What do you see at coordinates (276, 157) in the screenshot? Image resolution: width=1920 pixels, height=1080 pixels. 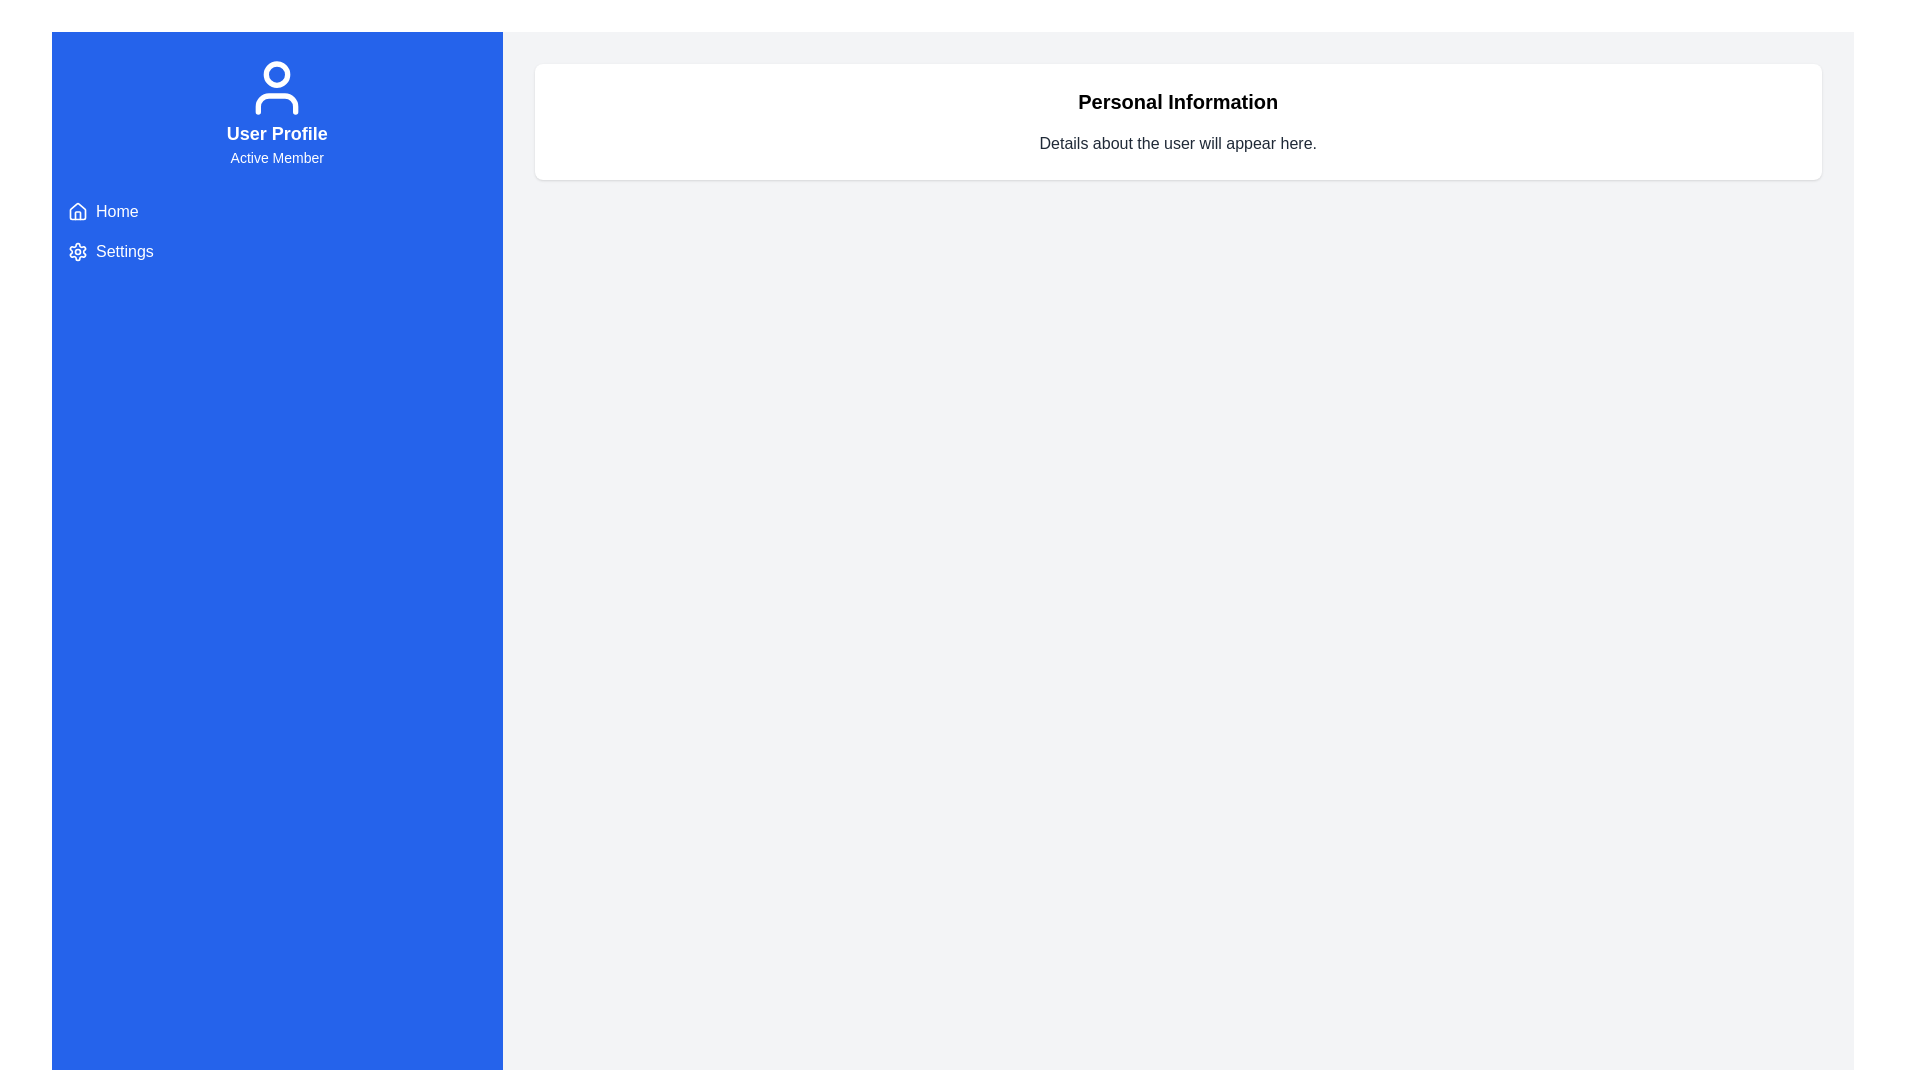 I see `the status indicator text label located beneath the 'User Profile' heading in the blue sidebar` at bounding box center [276, 157].